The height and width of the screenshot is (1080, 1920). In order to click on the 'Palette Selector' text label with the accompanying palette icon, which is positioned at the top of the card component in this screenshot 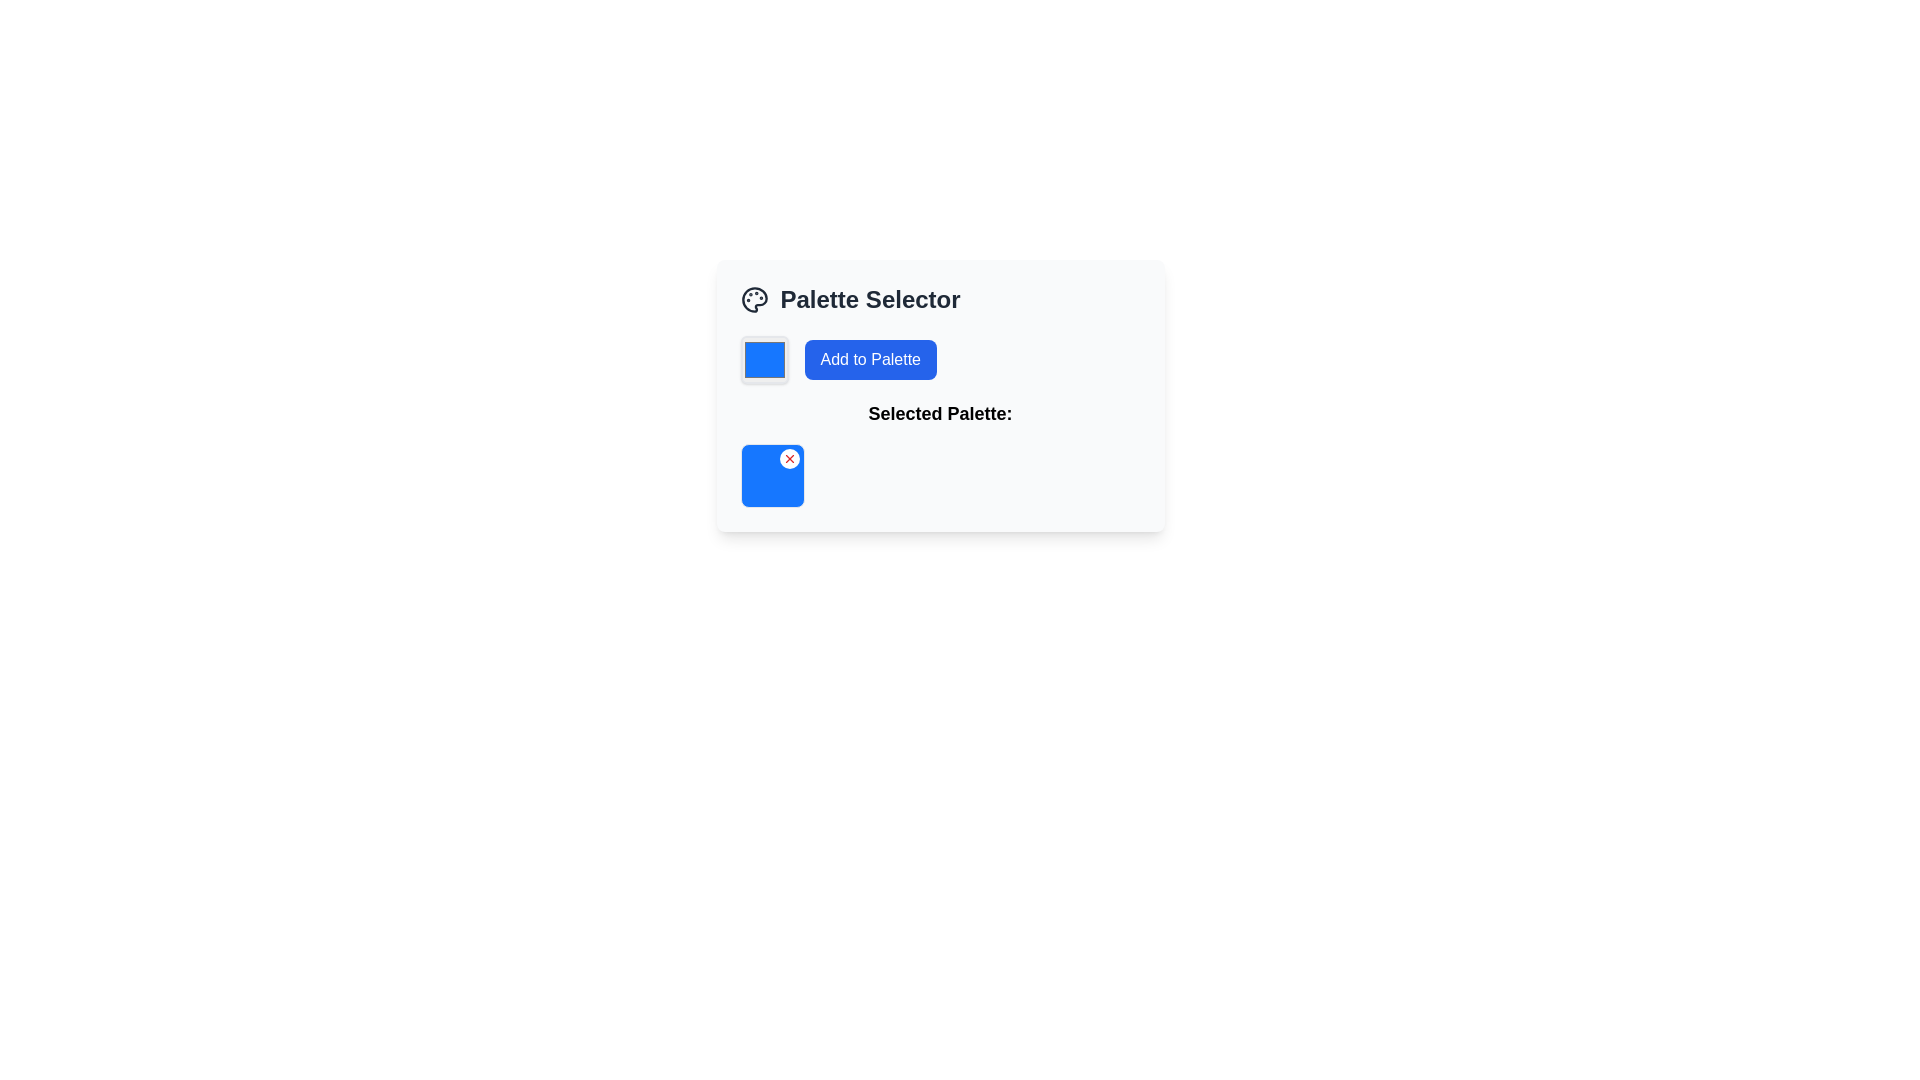, I will do `click(939, 300)`.